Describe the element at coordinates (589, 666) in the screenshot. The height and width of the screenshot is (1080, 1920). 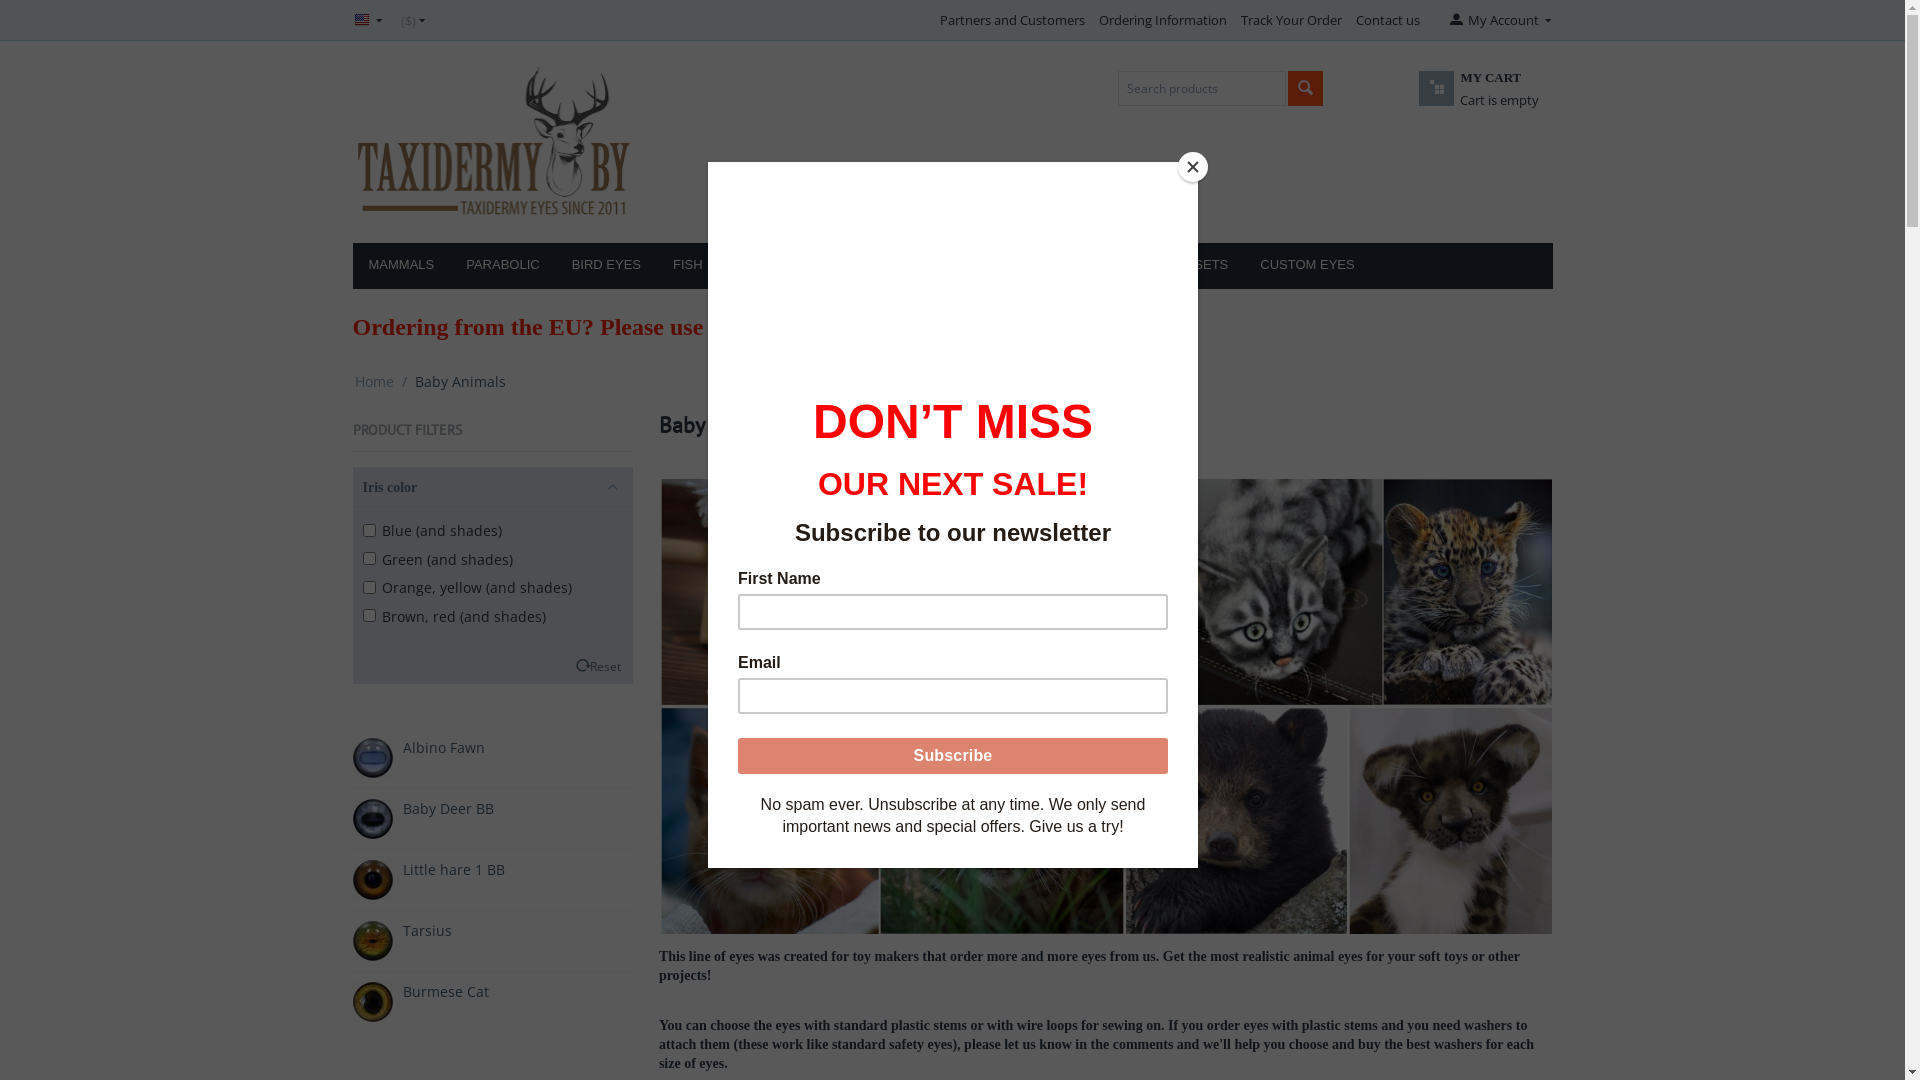
I see `'Reset'` at that location.